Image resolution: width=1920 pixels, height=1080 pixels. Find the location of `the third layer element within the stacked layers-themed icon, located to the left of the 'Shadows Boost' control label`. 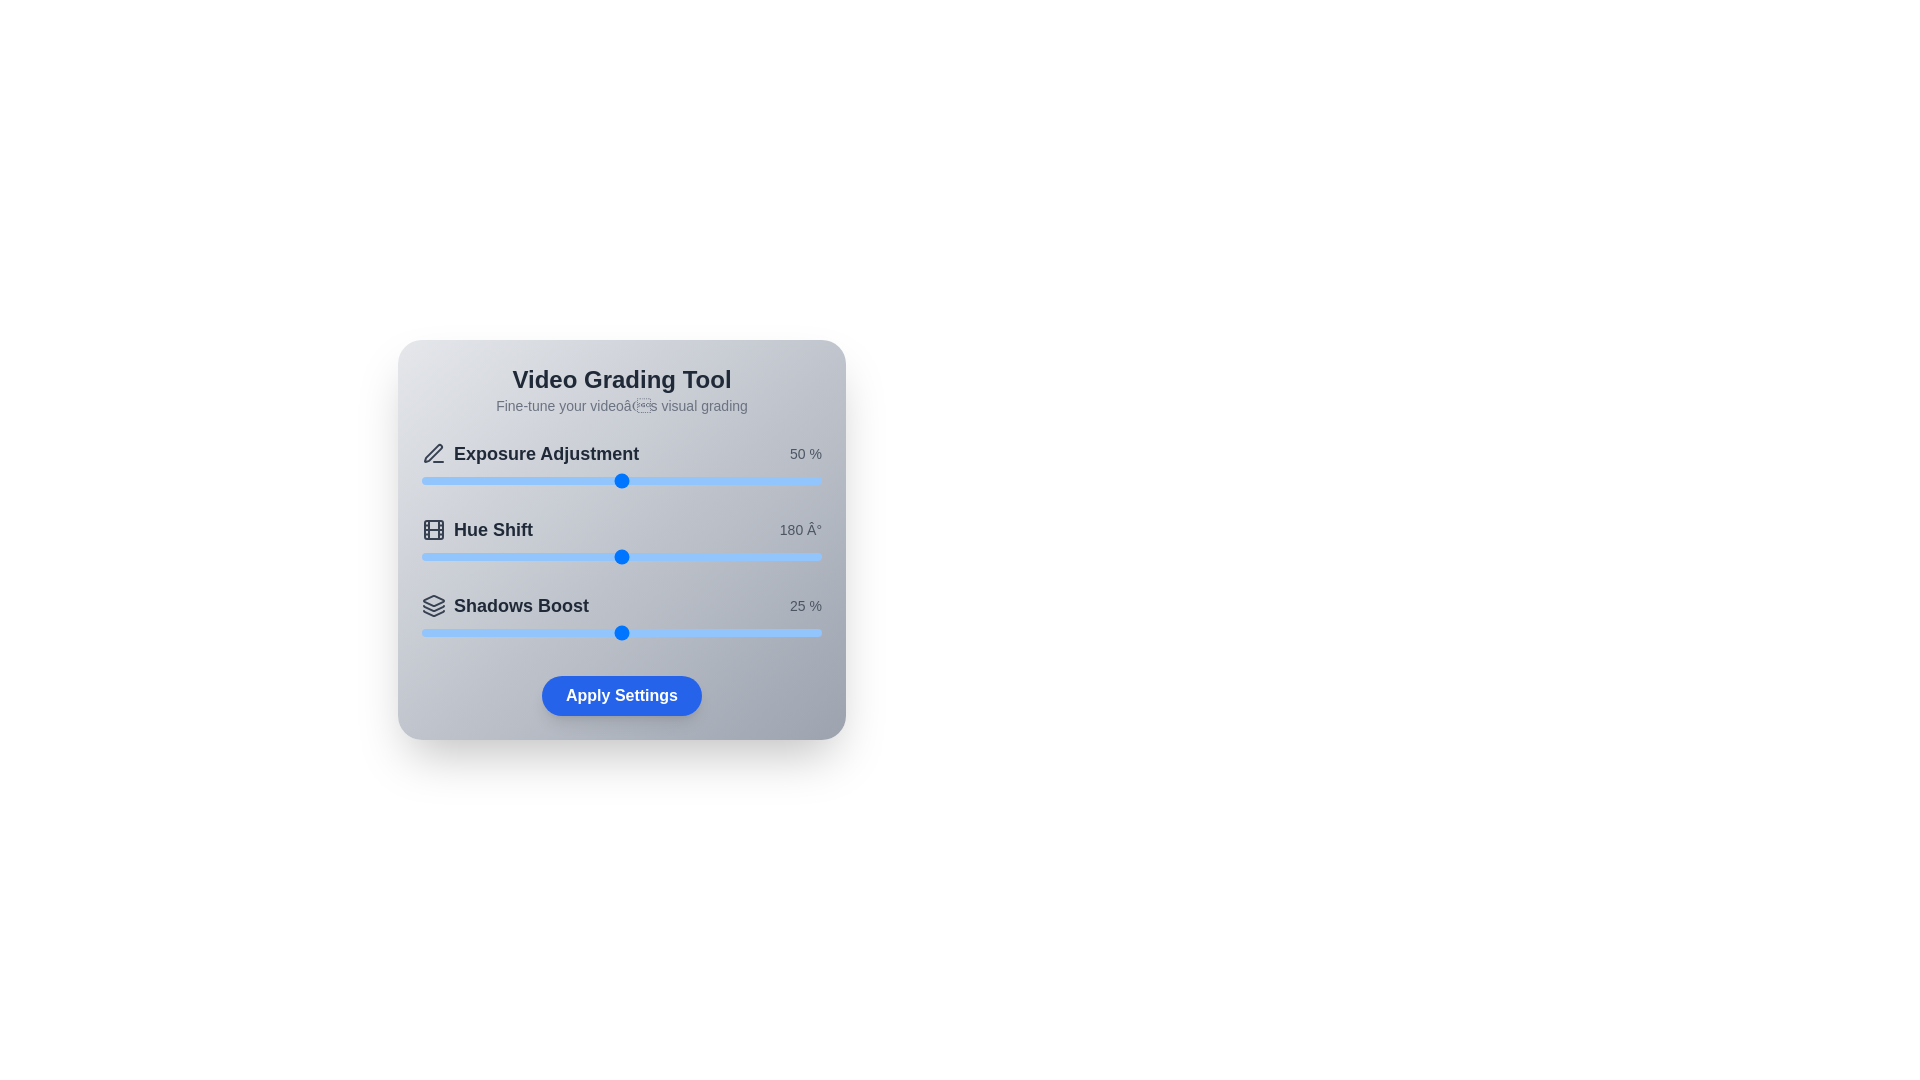

the third layer element within the stacked layers-themed icon, located to the left of the 'Shadows Boost' control label is located at coordinates (432, 612).